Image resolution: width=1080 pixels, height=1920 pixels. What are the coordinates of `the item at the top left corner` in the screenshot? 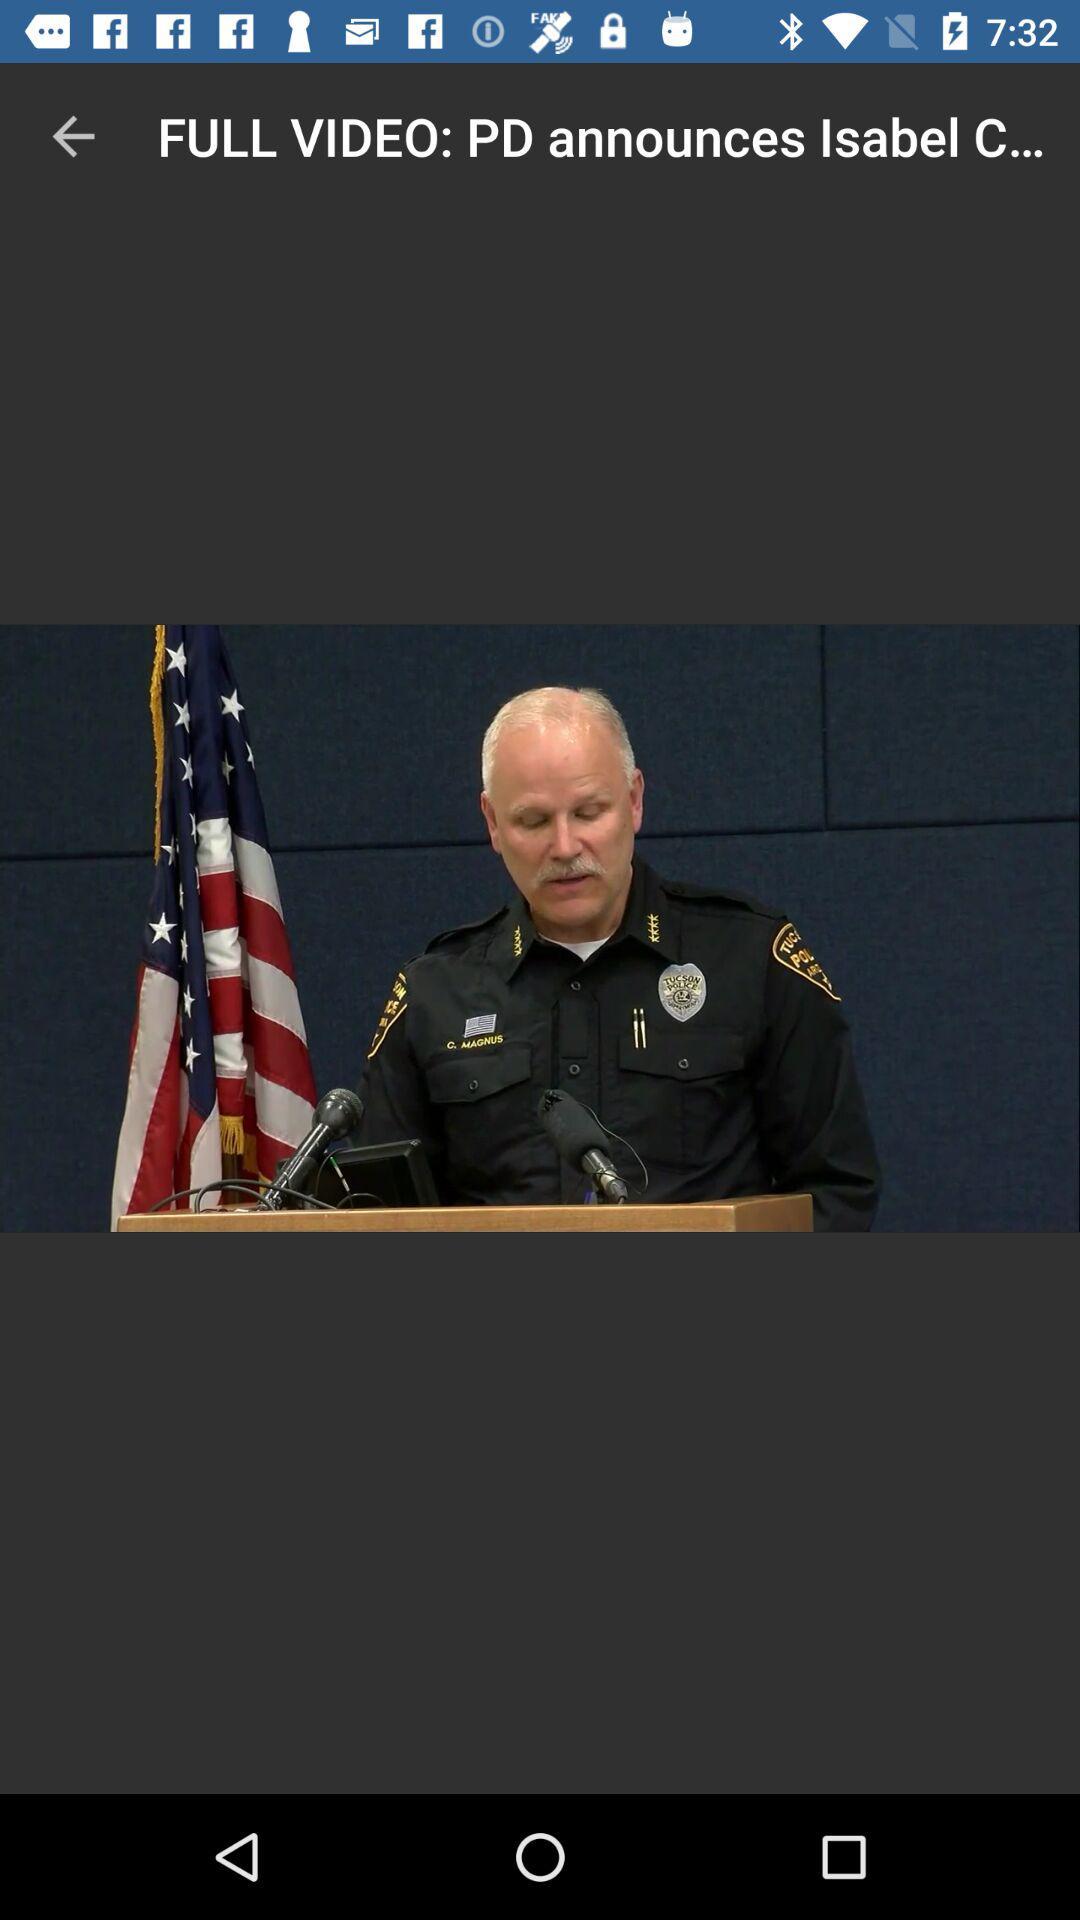 It's located at (72, 135).